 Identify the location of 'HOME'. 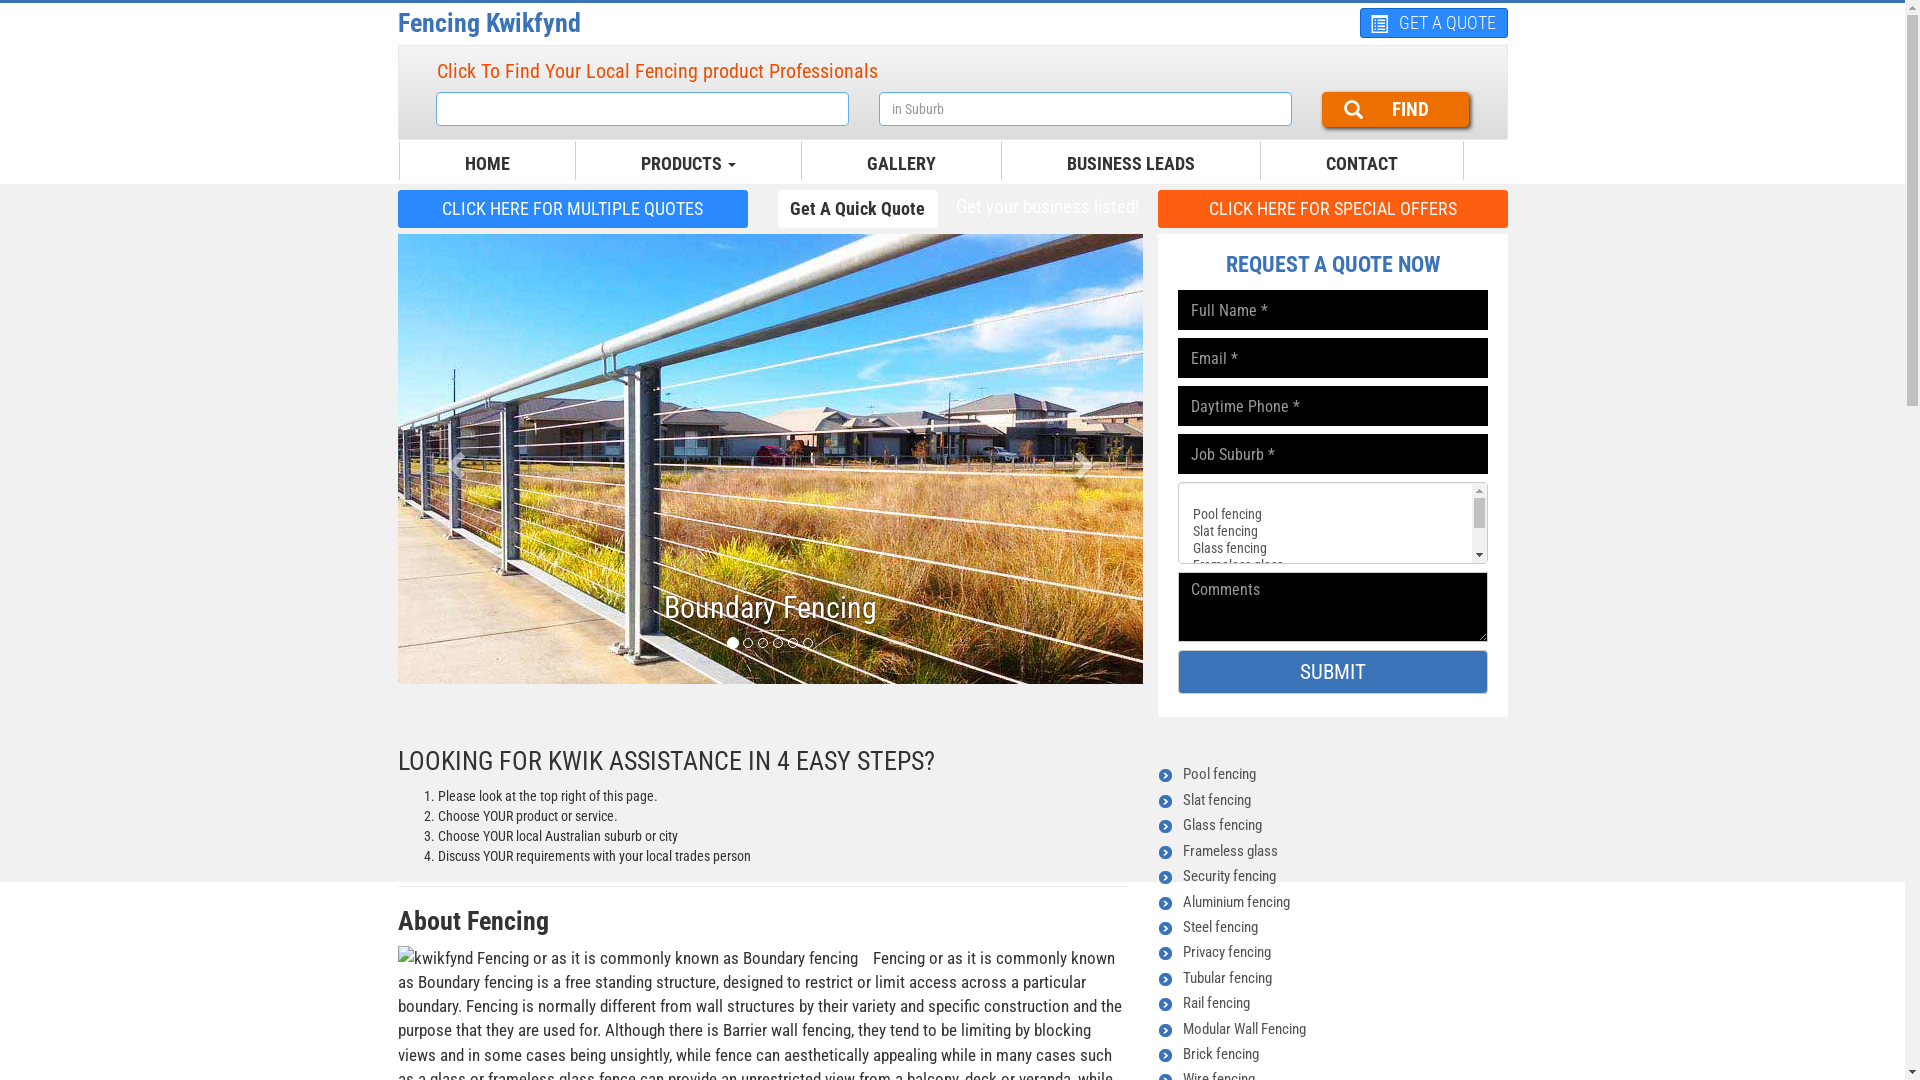
(449, 163).